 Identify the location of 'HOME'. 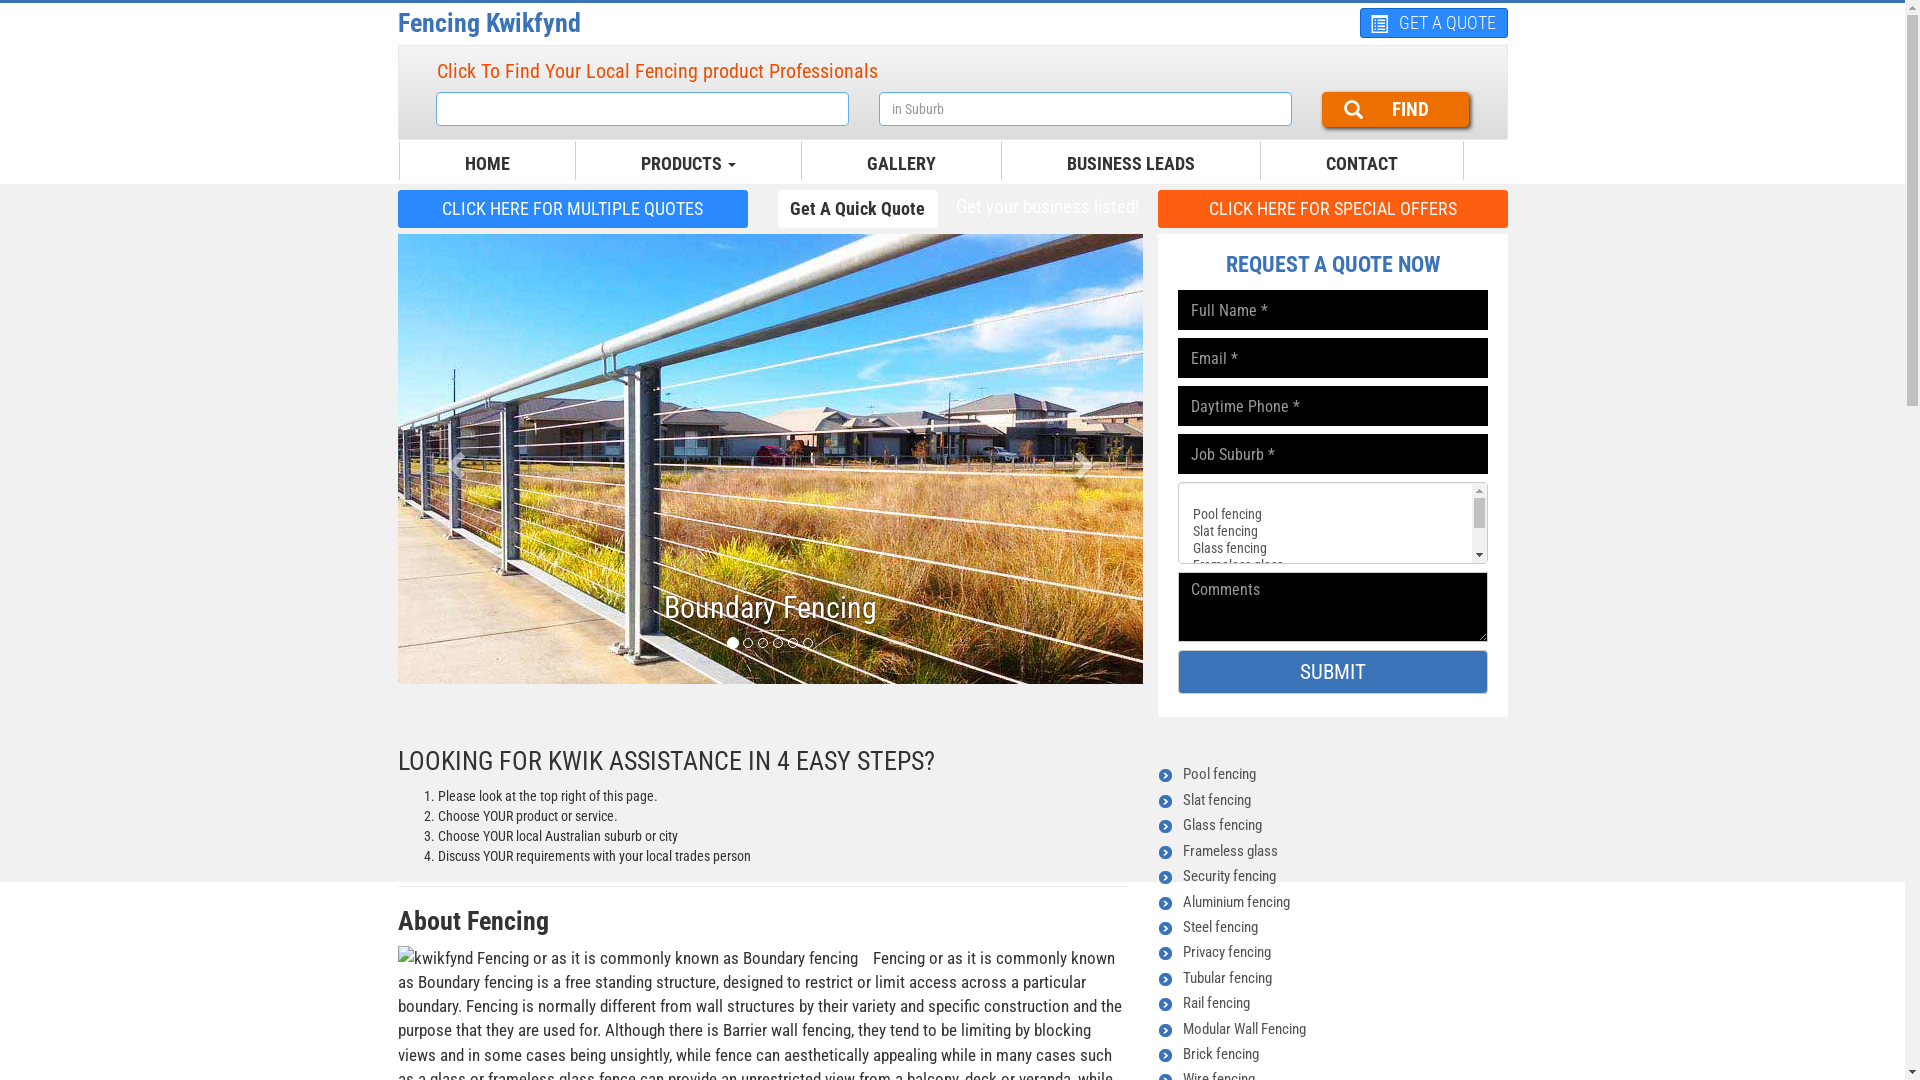
(449, 163).